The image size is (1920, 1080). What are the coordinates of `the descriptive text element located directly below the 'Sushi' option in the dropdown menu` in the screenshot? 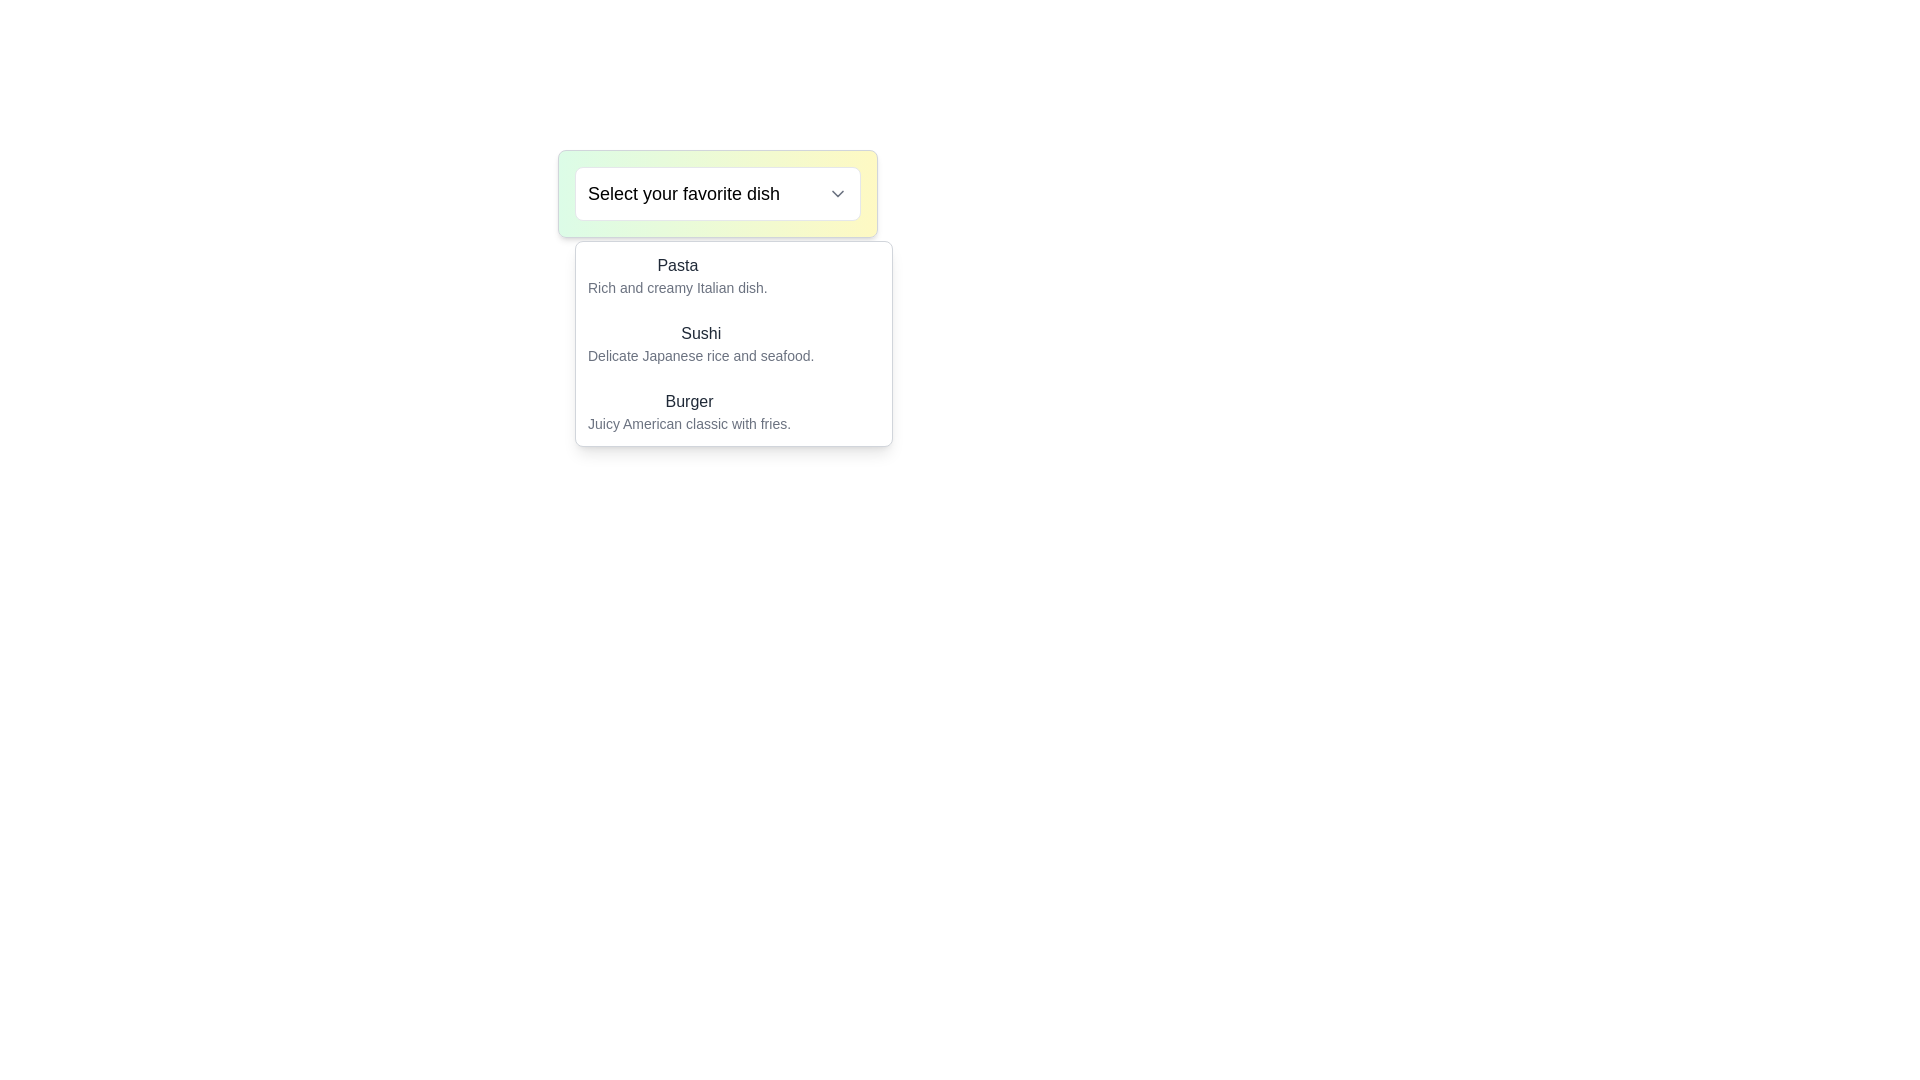 It's located at (701, 354).